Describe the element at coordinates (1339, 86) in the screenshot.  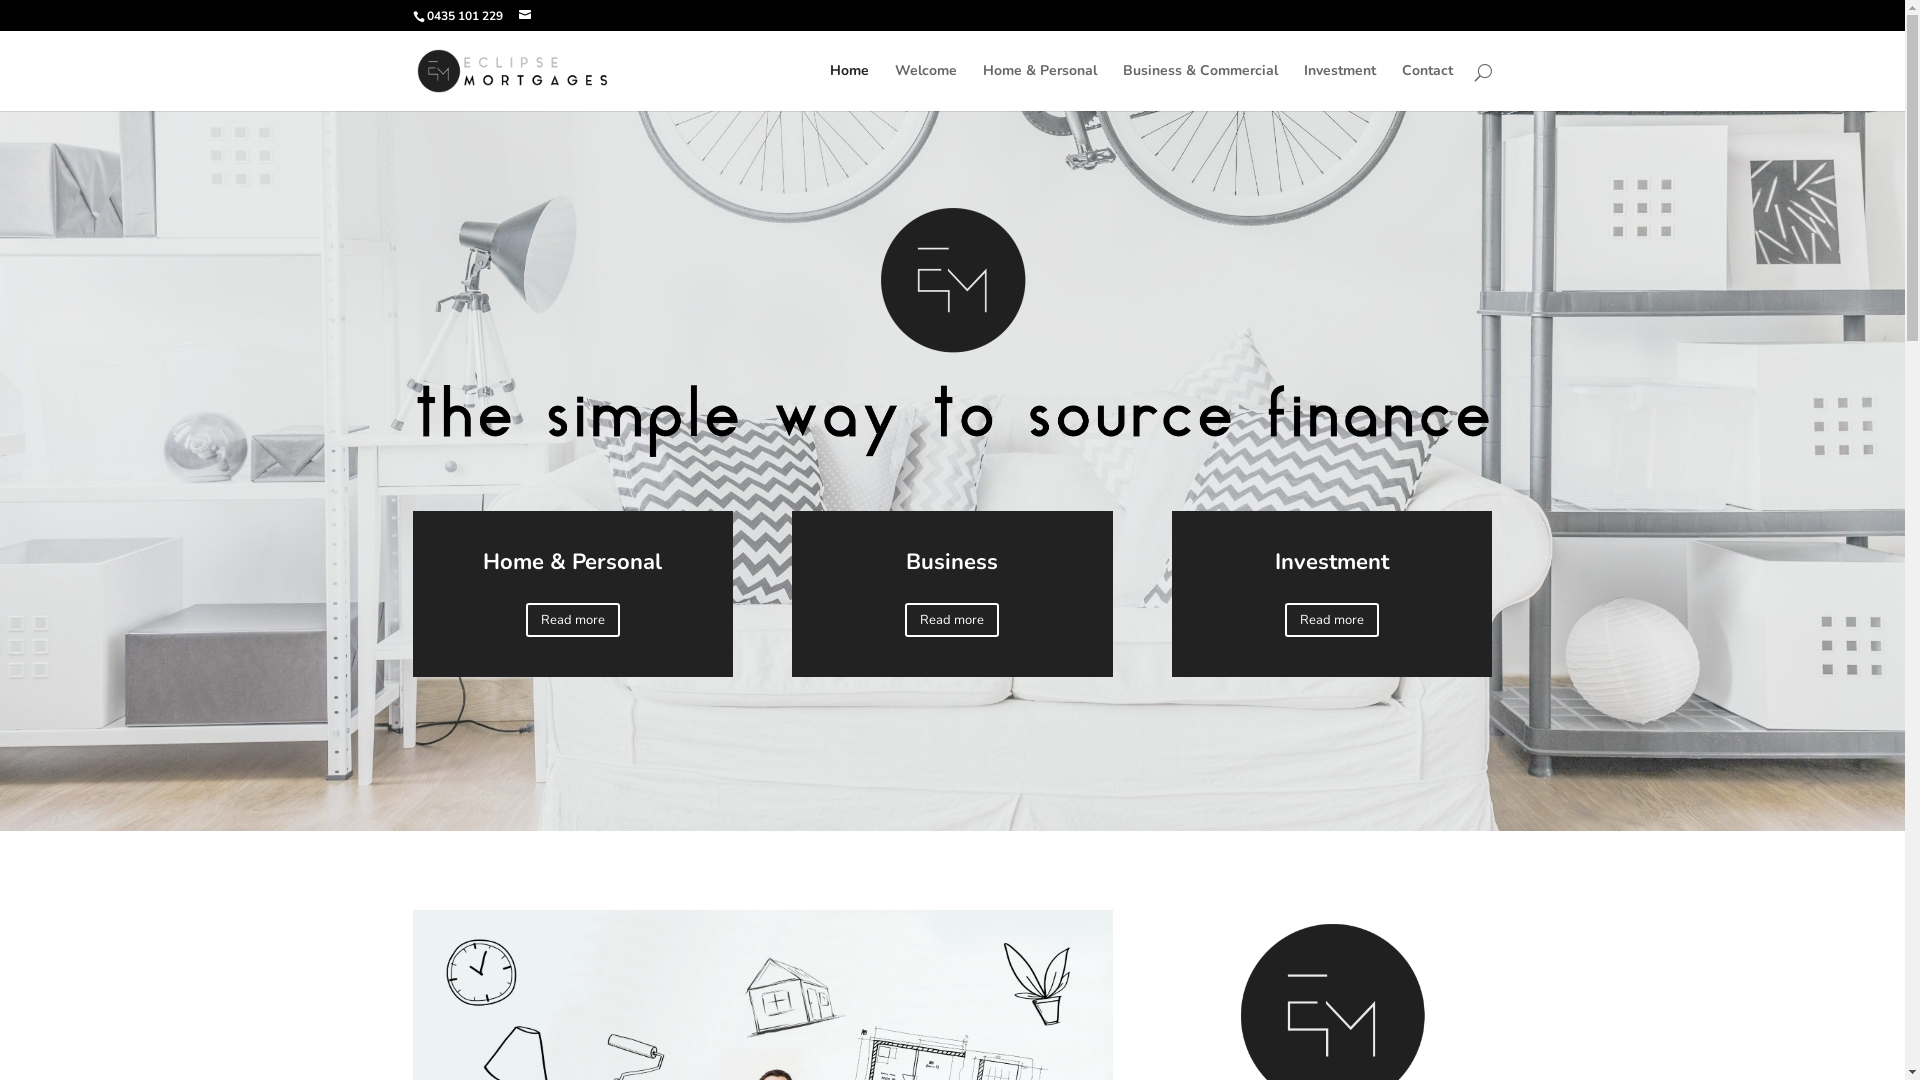
I see `'Investment'` at that location.